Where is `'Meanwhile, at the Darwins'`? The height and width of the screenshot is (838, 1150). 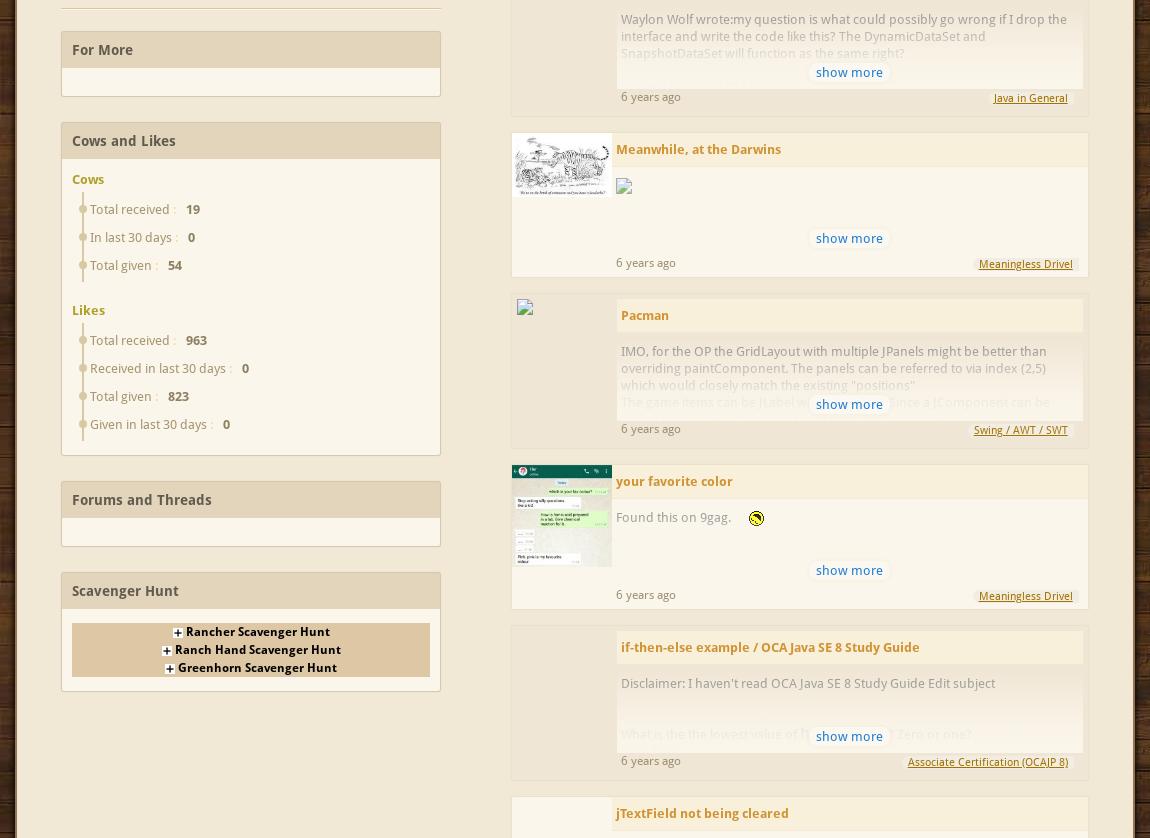
'Meanwhile, at the Darwins' is located at coordinates (697, 148).